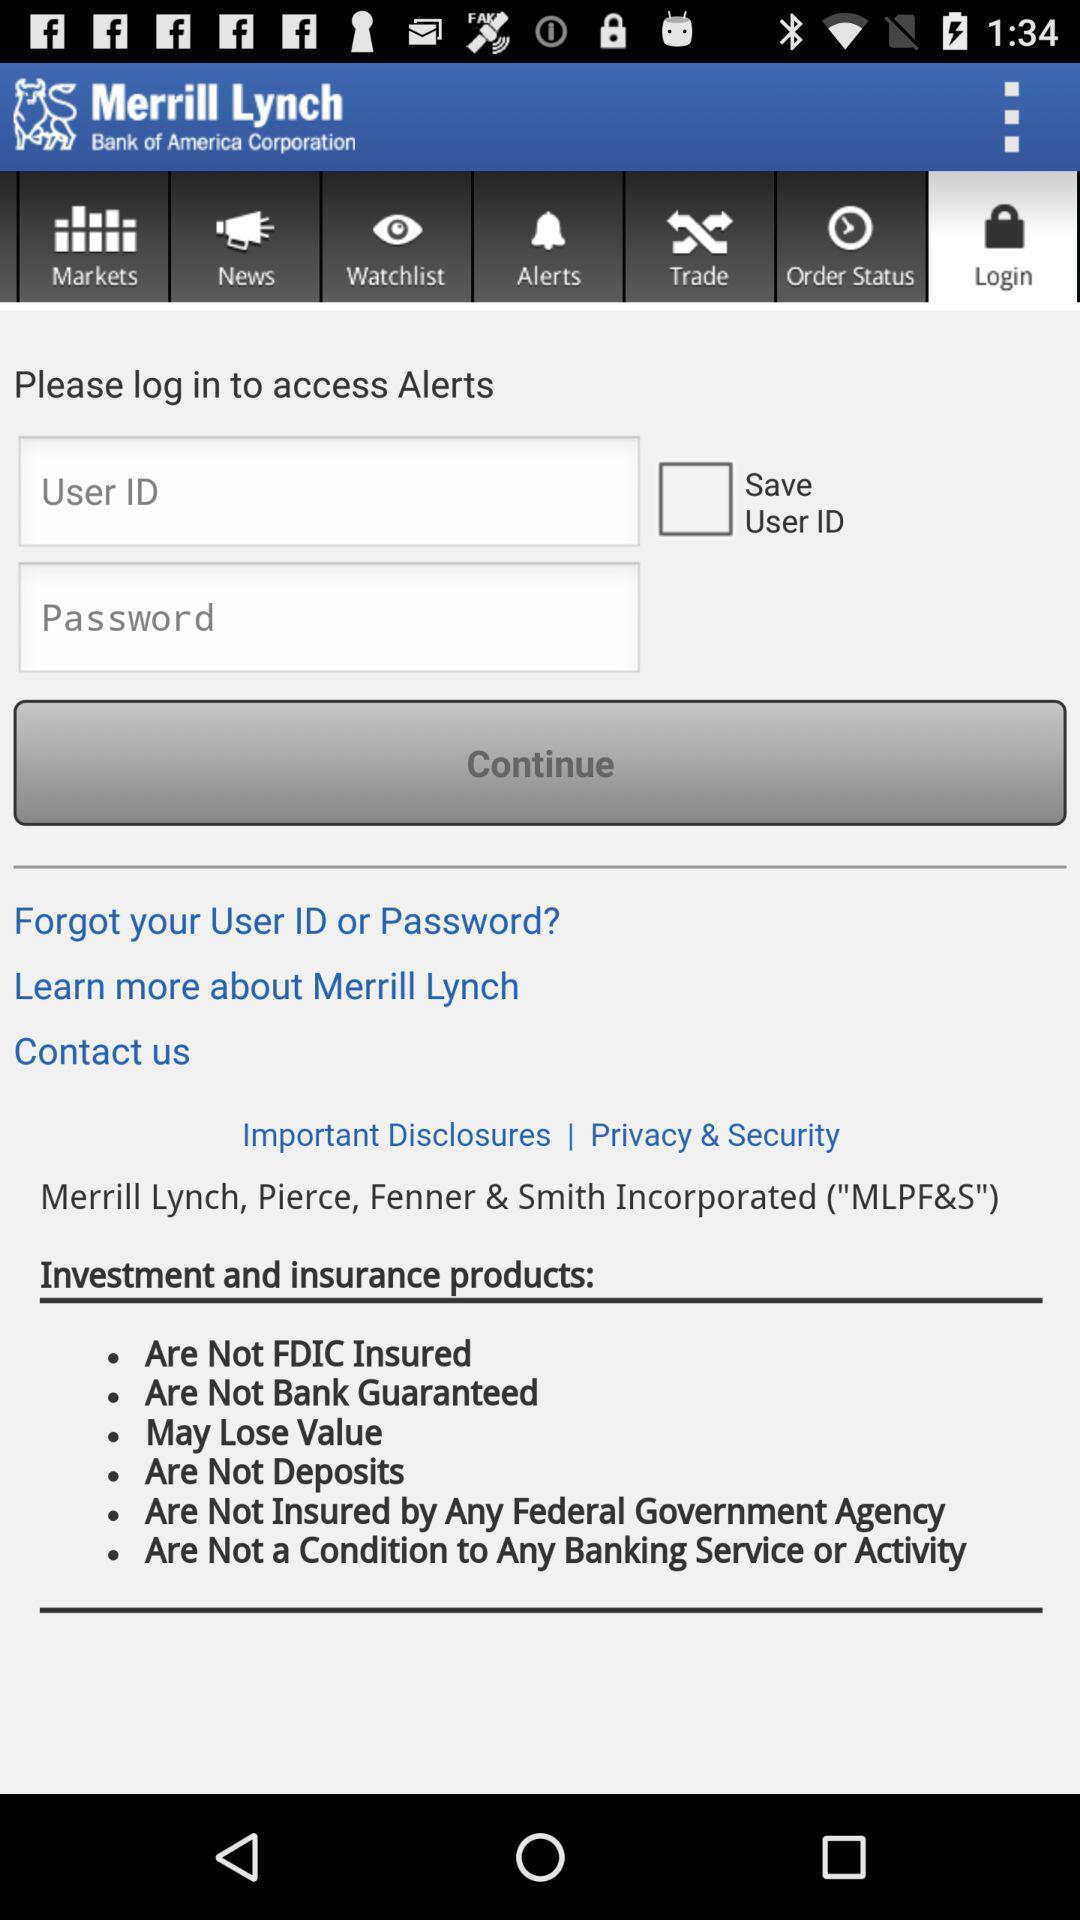 Image resolution: width=1080 pixels, height=1920 pixels. Describe the element at coordinates (851, 236) in the screenshot. I see `check order status` at that location.